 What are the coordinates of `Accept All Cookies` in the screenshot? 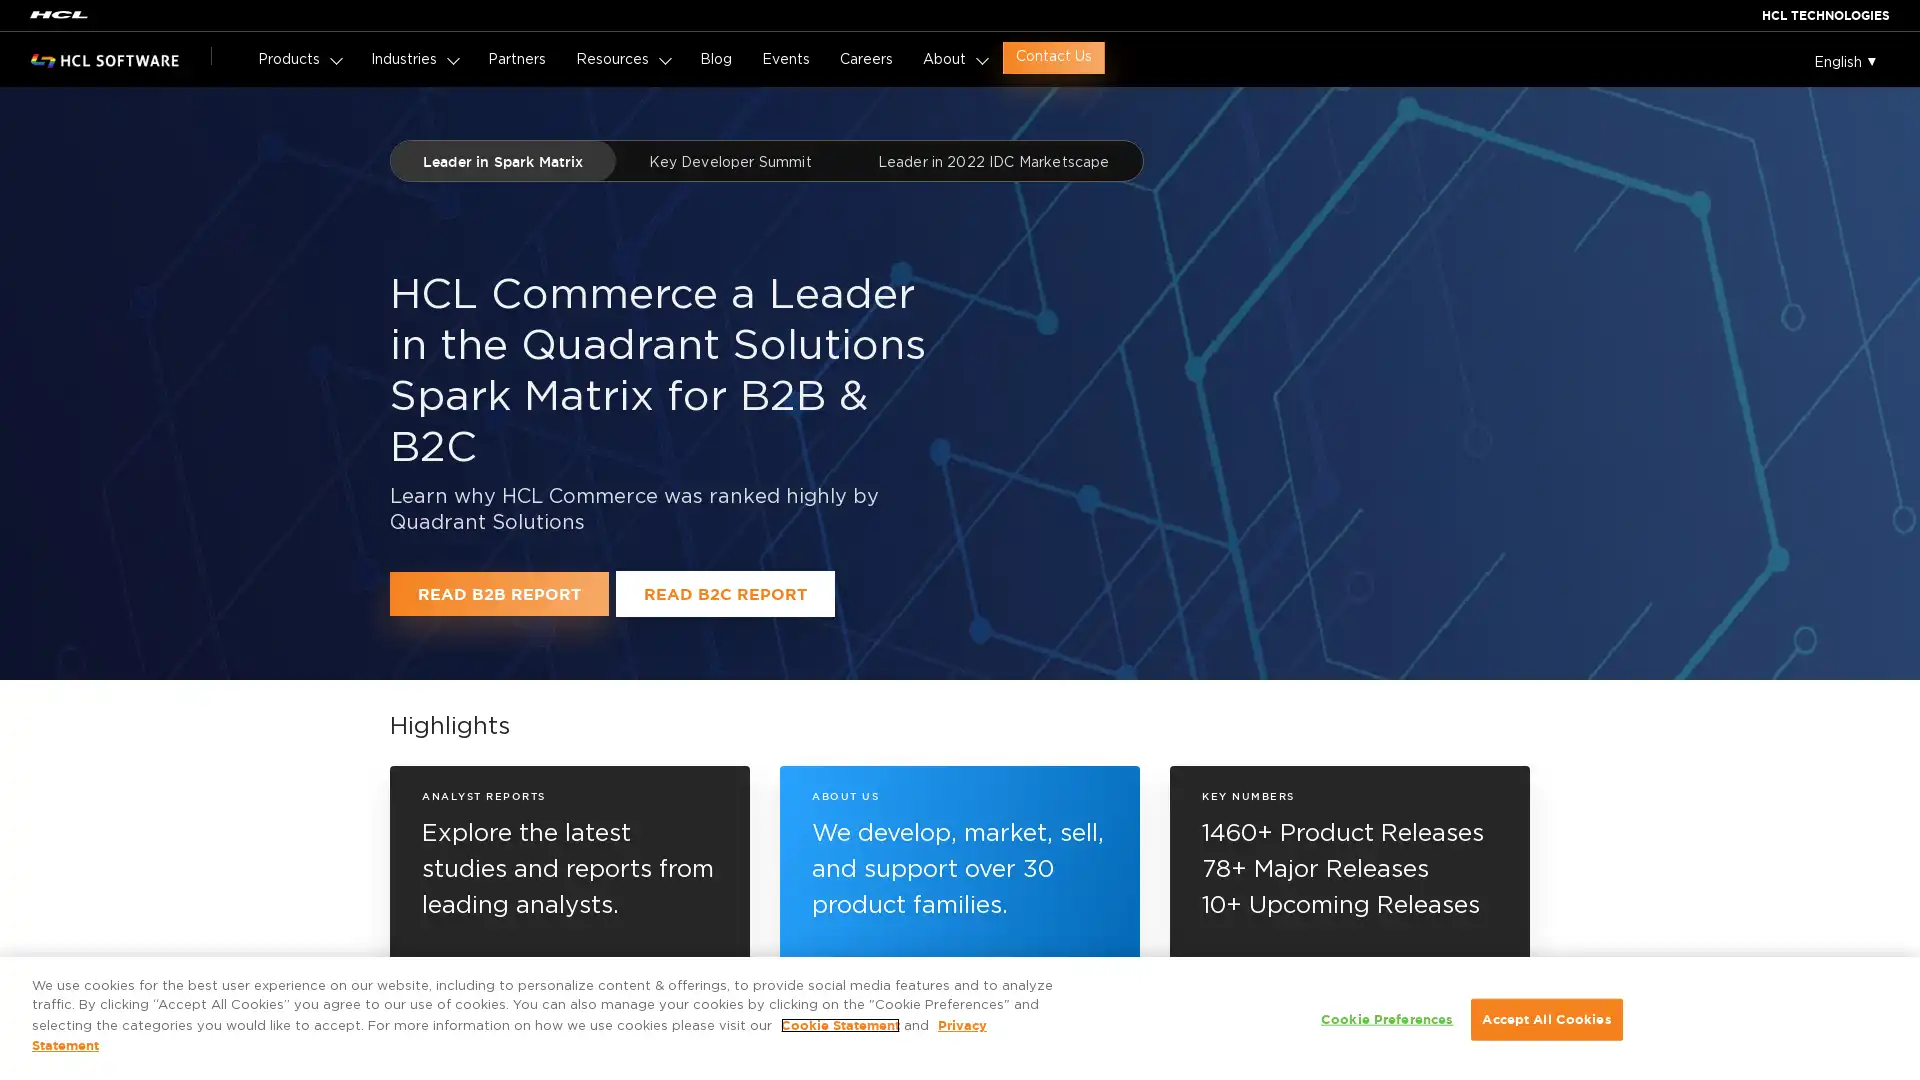 It's located at (1545, 1019).